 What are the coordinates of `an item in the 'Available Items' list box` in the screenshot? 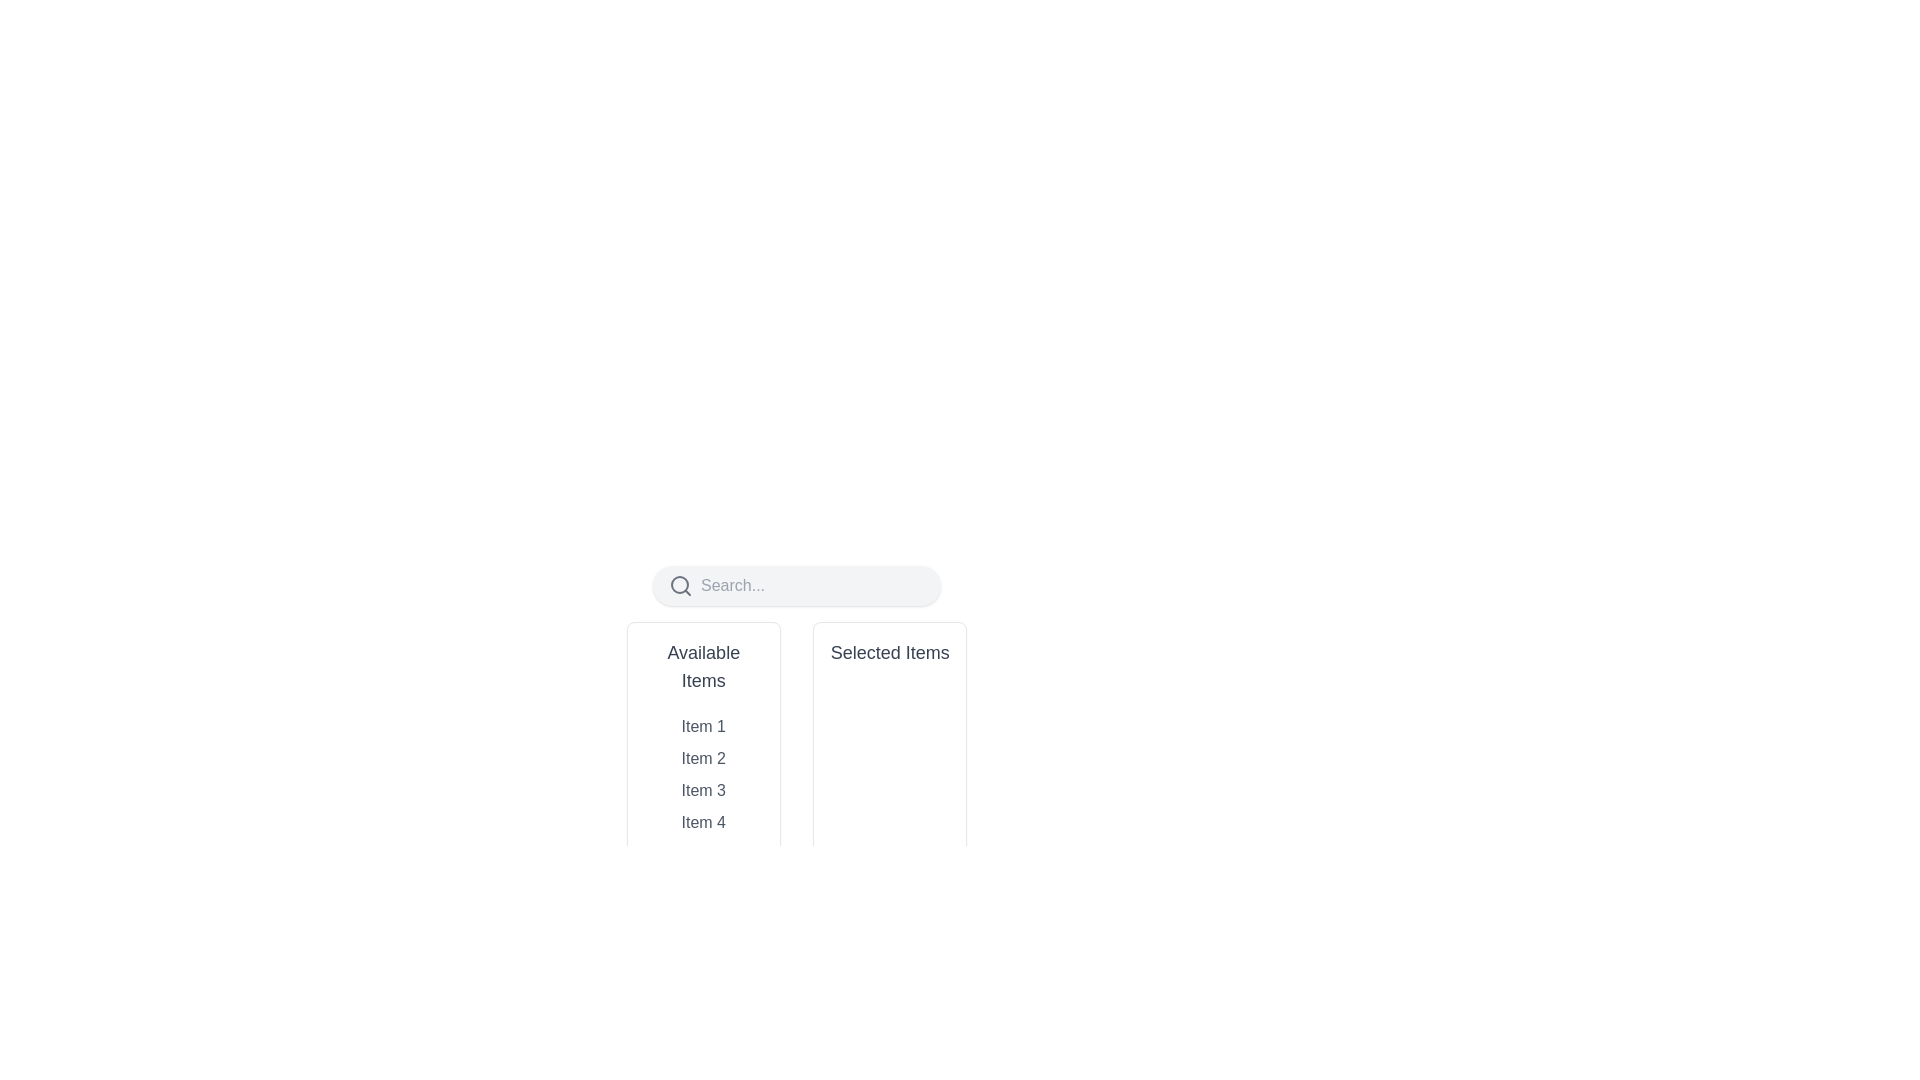 It's located at (703, 834).